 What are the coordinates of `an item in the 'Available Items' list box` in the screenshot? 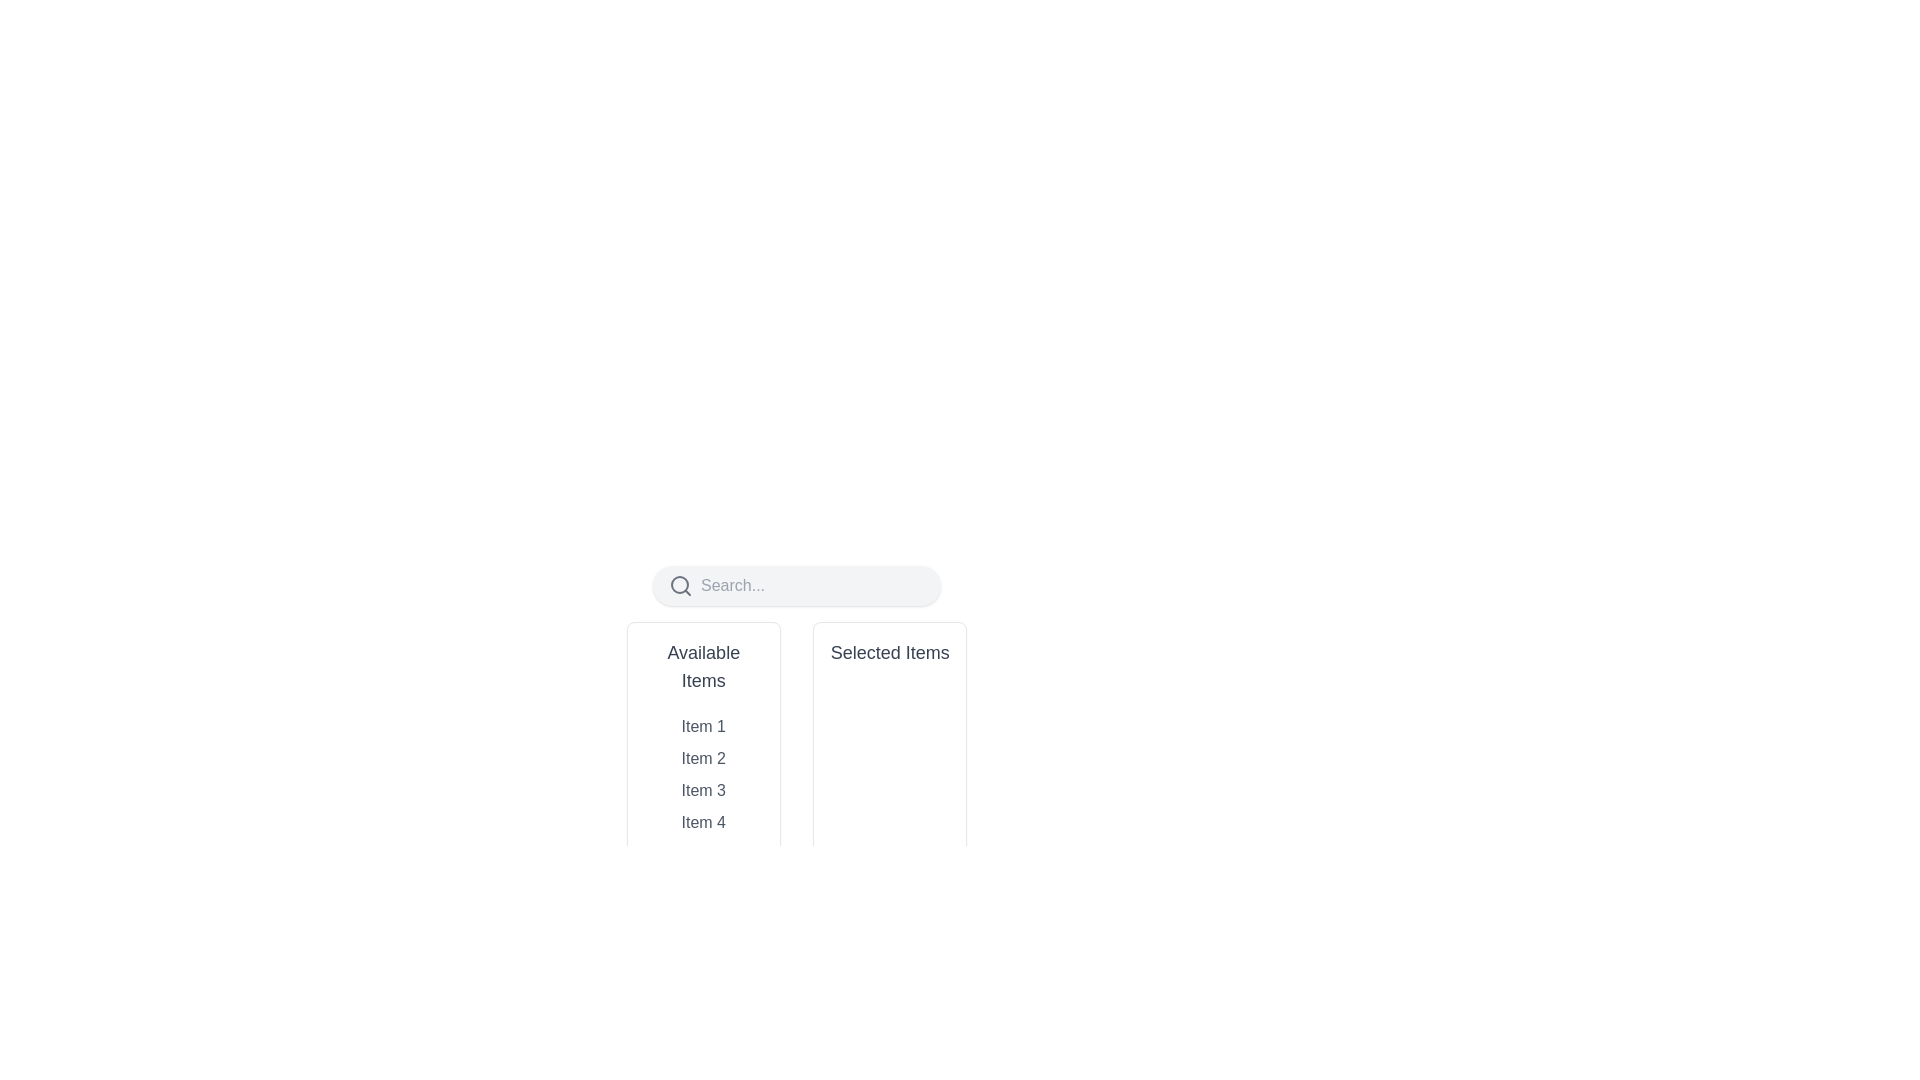 It's located at (703, 834).